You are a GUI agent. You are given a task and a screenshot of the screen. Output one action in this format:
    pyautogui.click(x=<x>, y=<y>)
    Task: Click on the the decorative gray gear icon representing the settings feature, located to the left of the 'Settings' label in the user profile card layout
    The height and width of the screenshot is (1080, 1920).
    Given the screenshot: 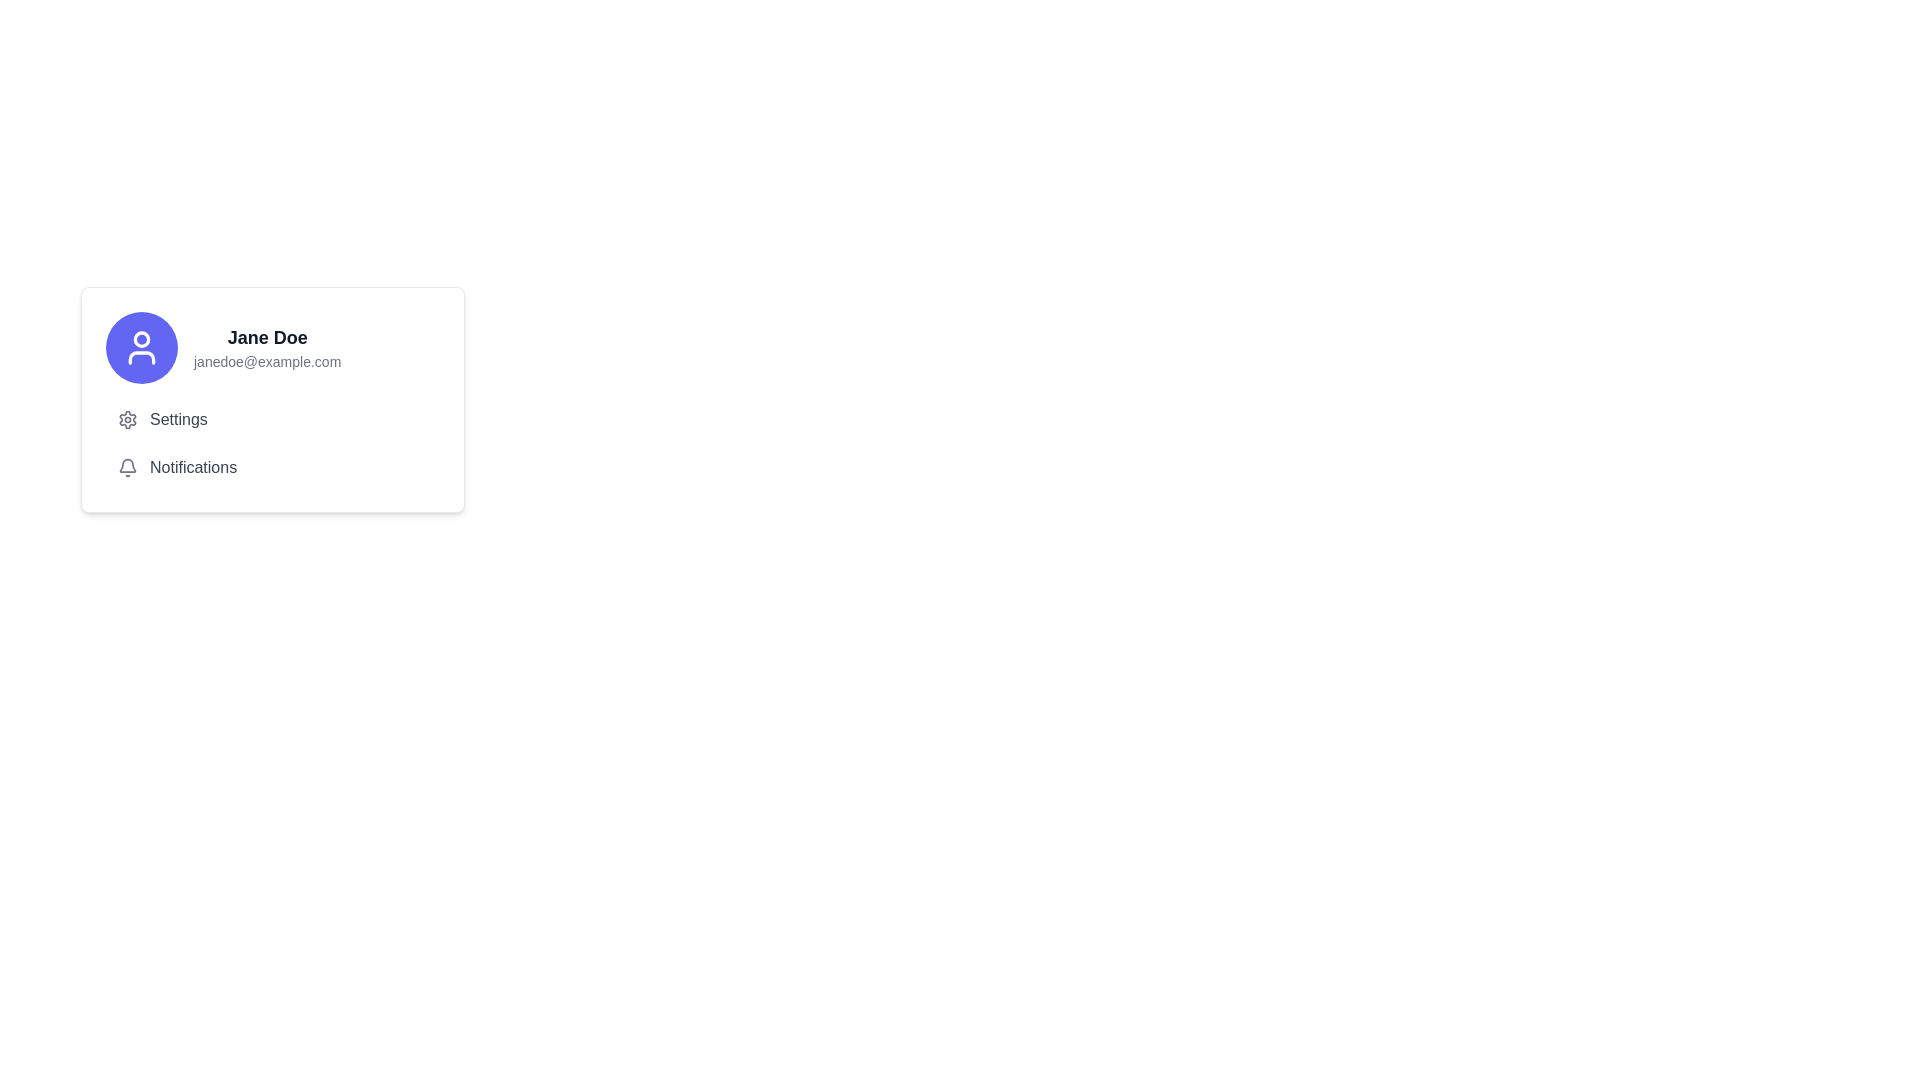 What is the action you would take?
    pyautogui.click(x=127, y=419)
    